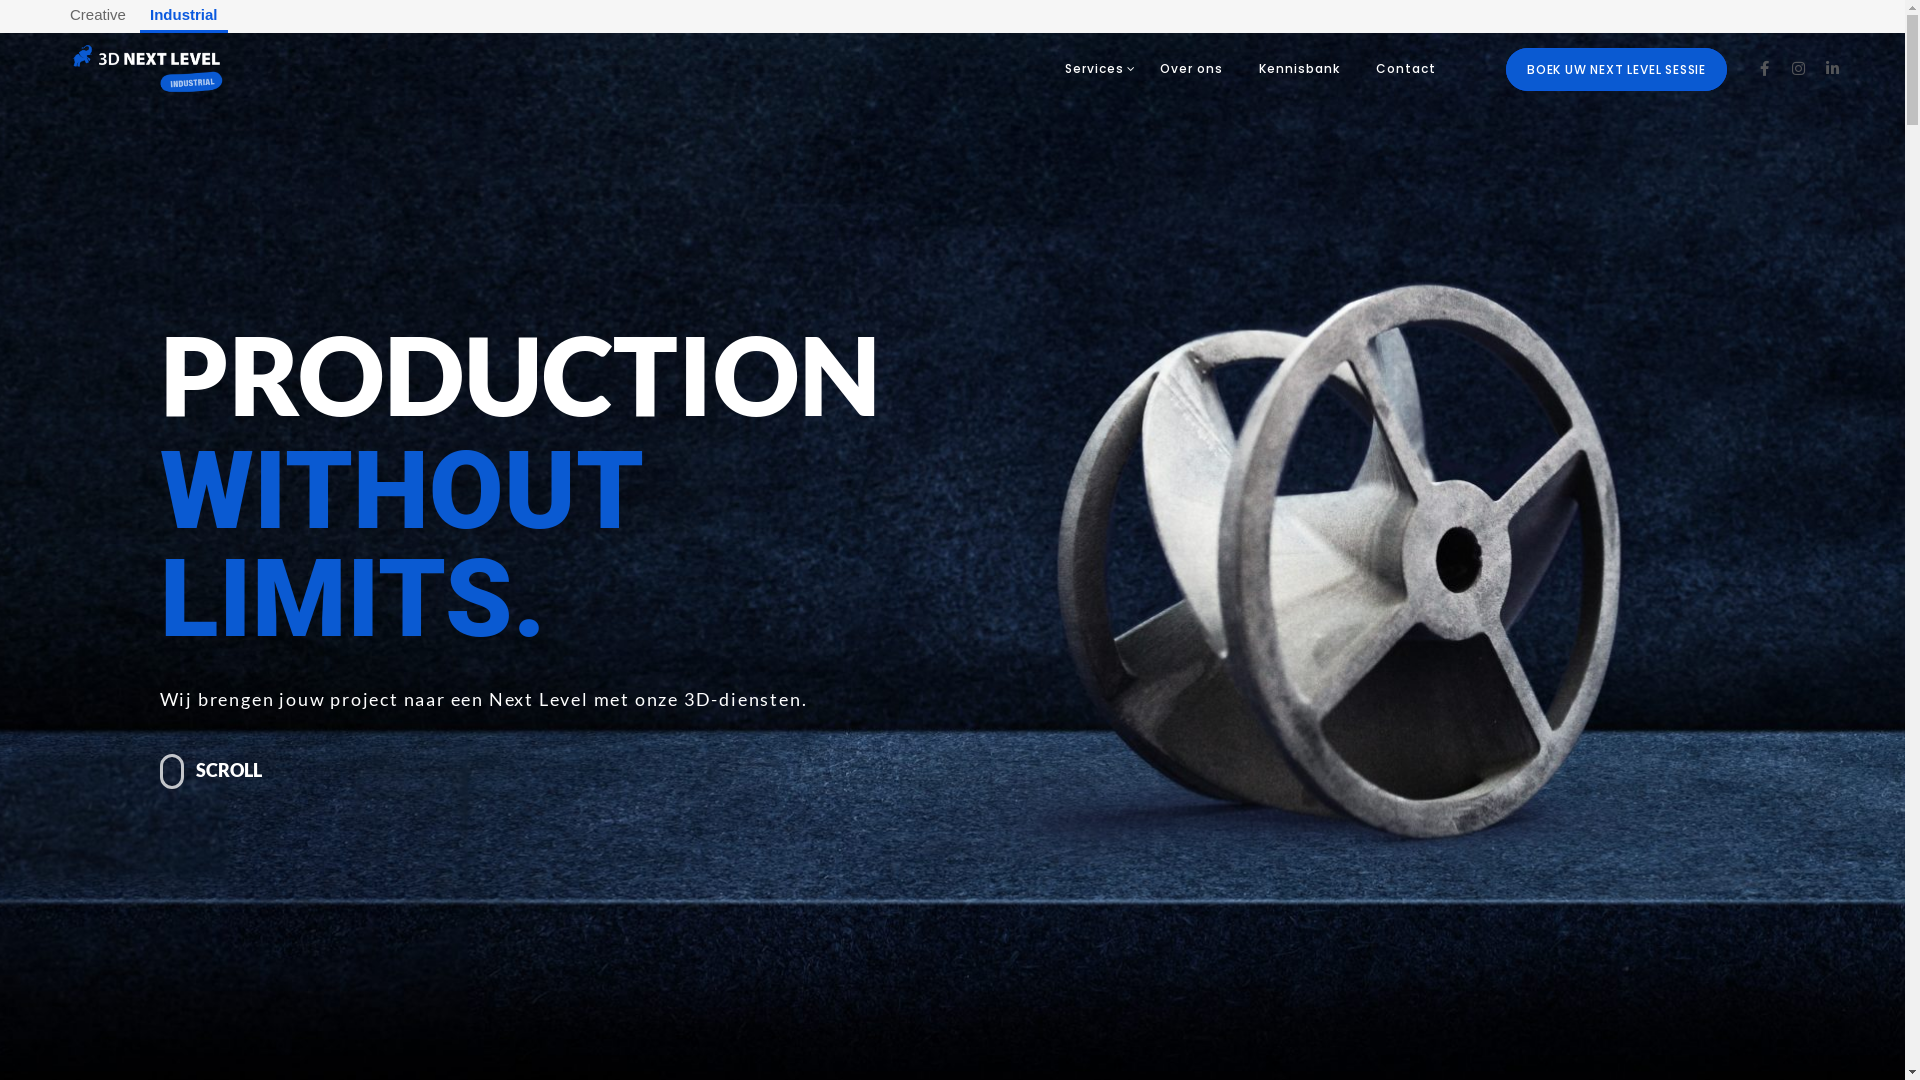  Describe the element at coordinates (1405, 67) in the screenshot. I see `'Contact'` at that location.